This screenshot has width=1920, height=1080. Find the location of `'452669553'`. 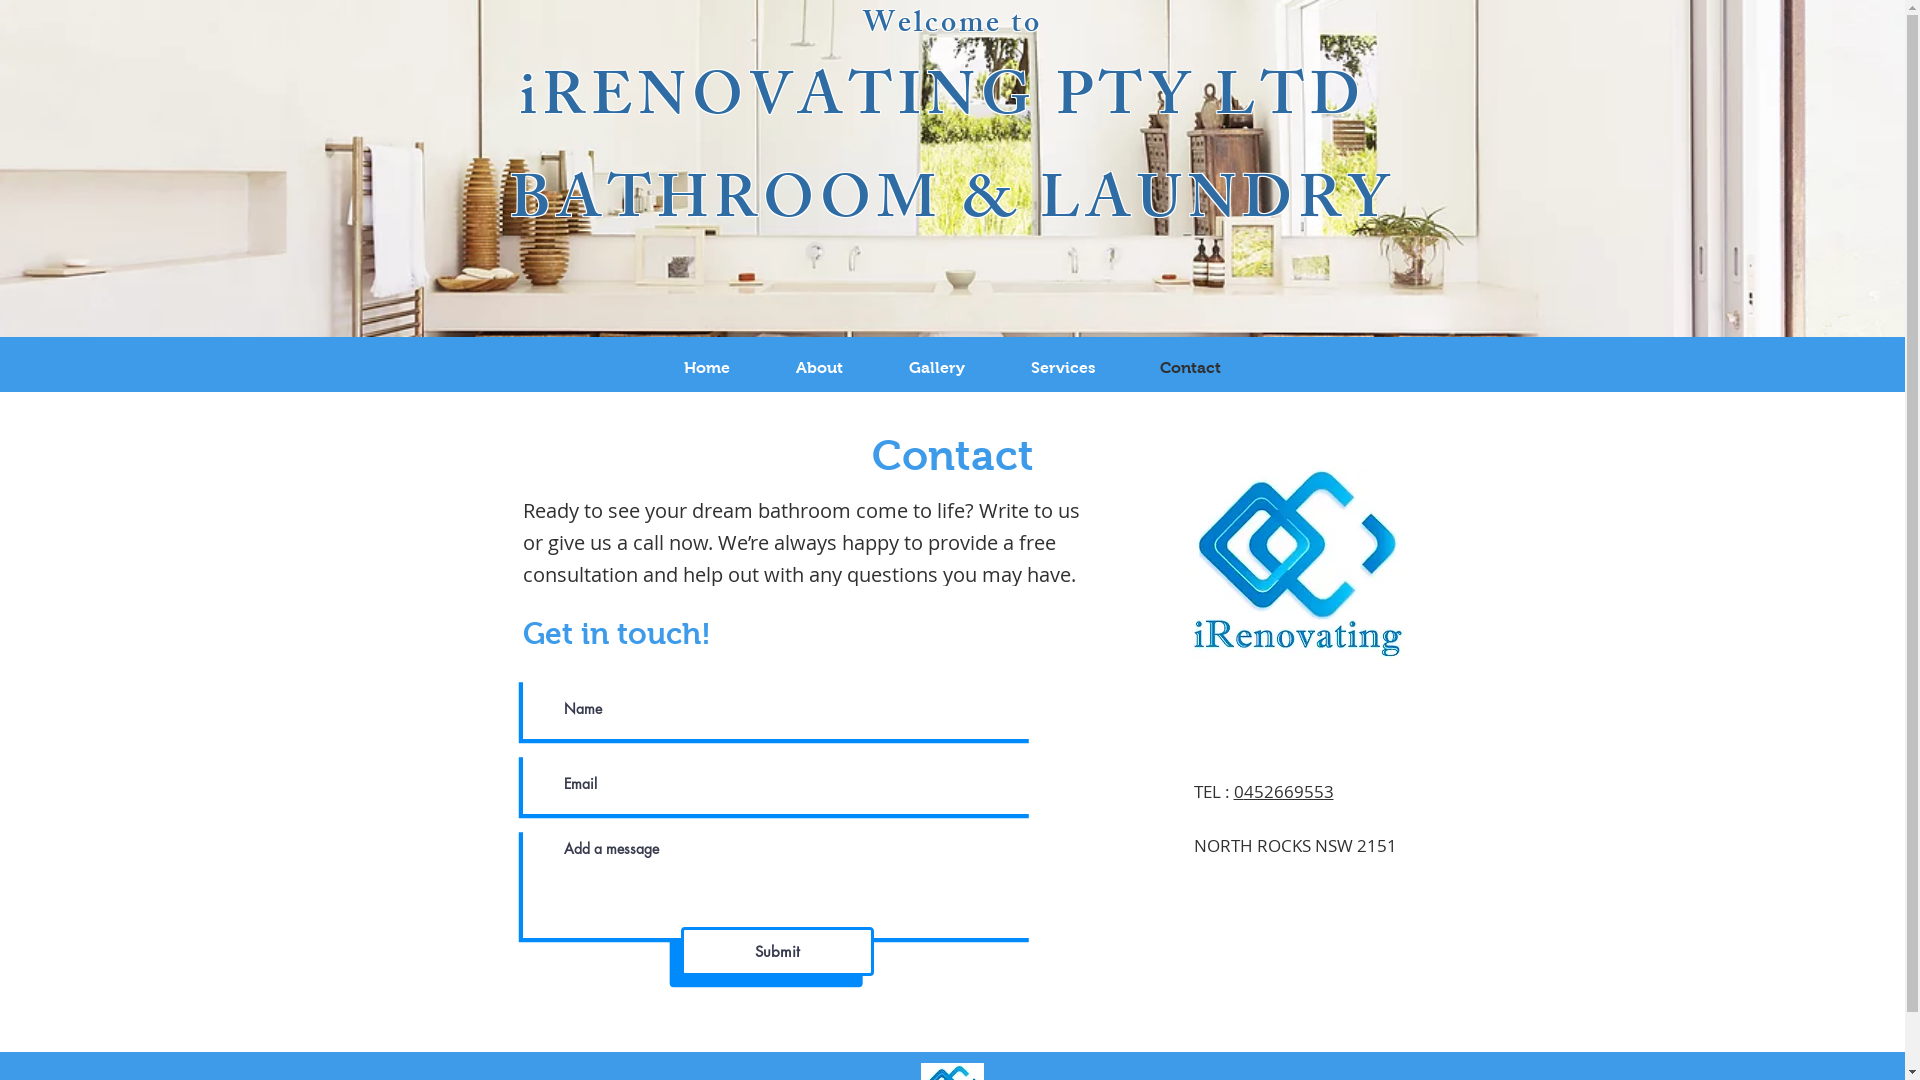

'452669553' is located at coordinates (1289, 790).